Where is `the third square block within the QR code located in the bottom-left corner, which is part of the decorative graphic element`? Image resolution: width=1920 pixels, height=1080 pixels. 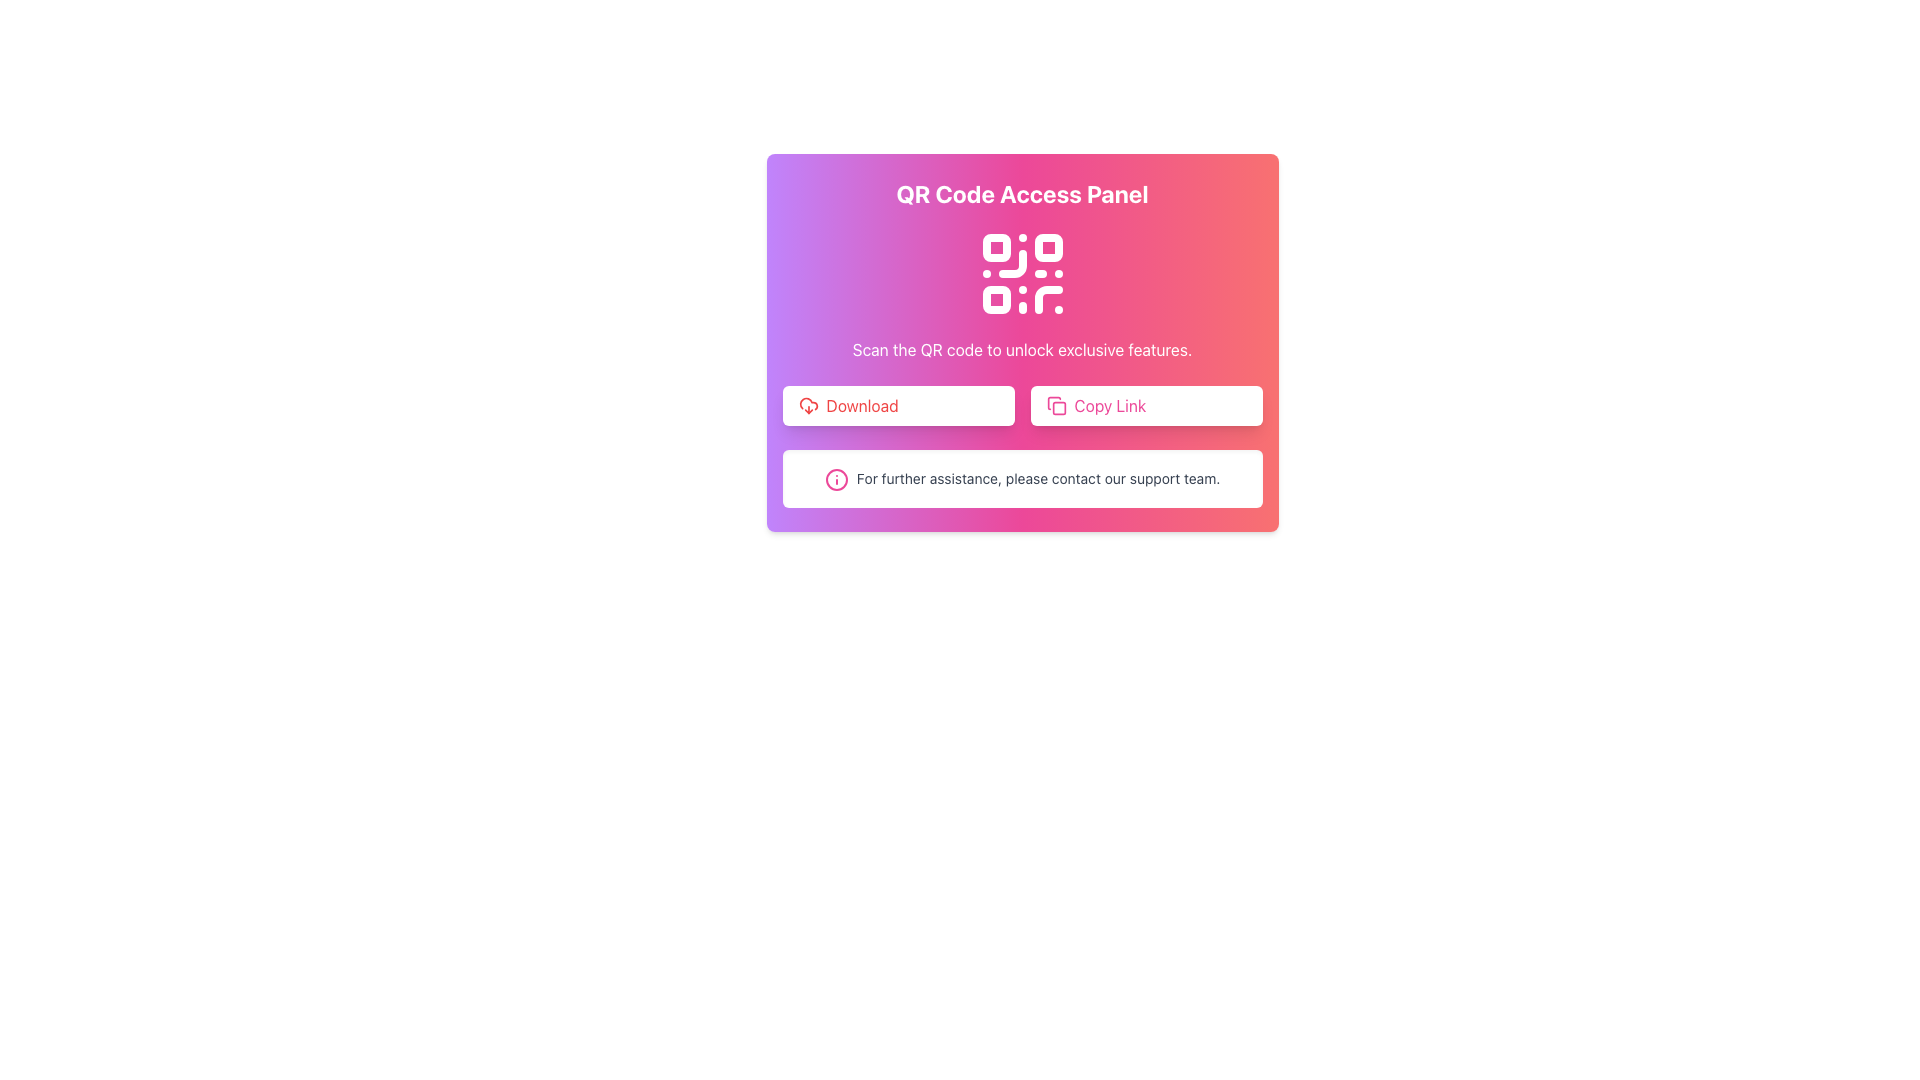 the third square block within the QR code located in the bottom-left corner, which is part of the decorative graphic element is located at coordinates (996, 300).